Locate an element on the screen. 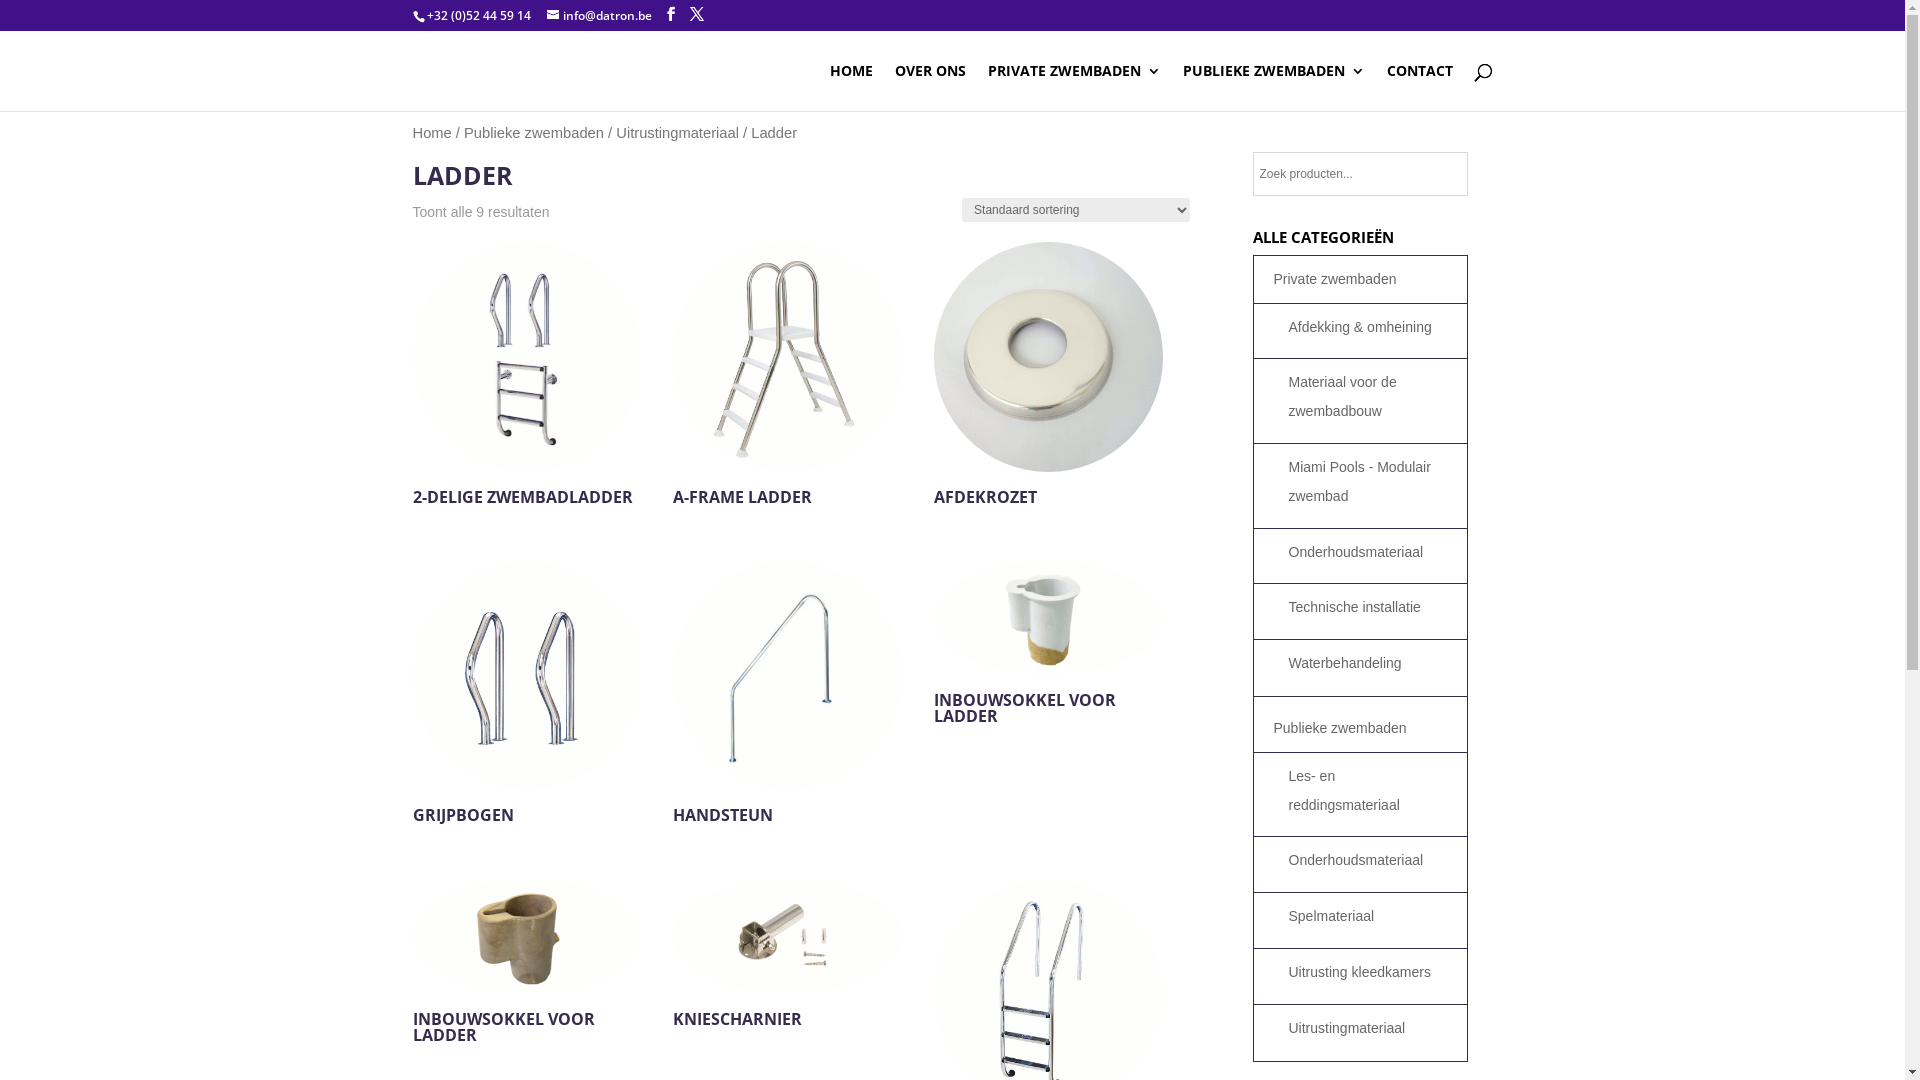  'PUBLIEKE ZWEMBADEN' is located at coordinates (1271, 86).